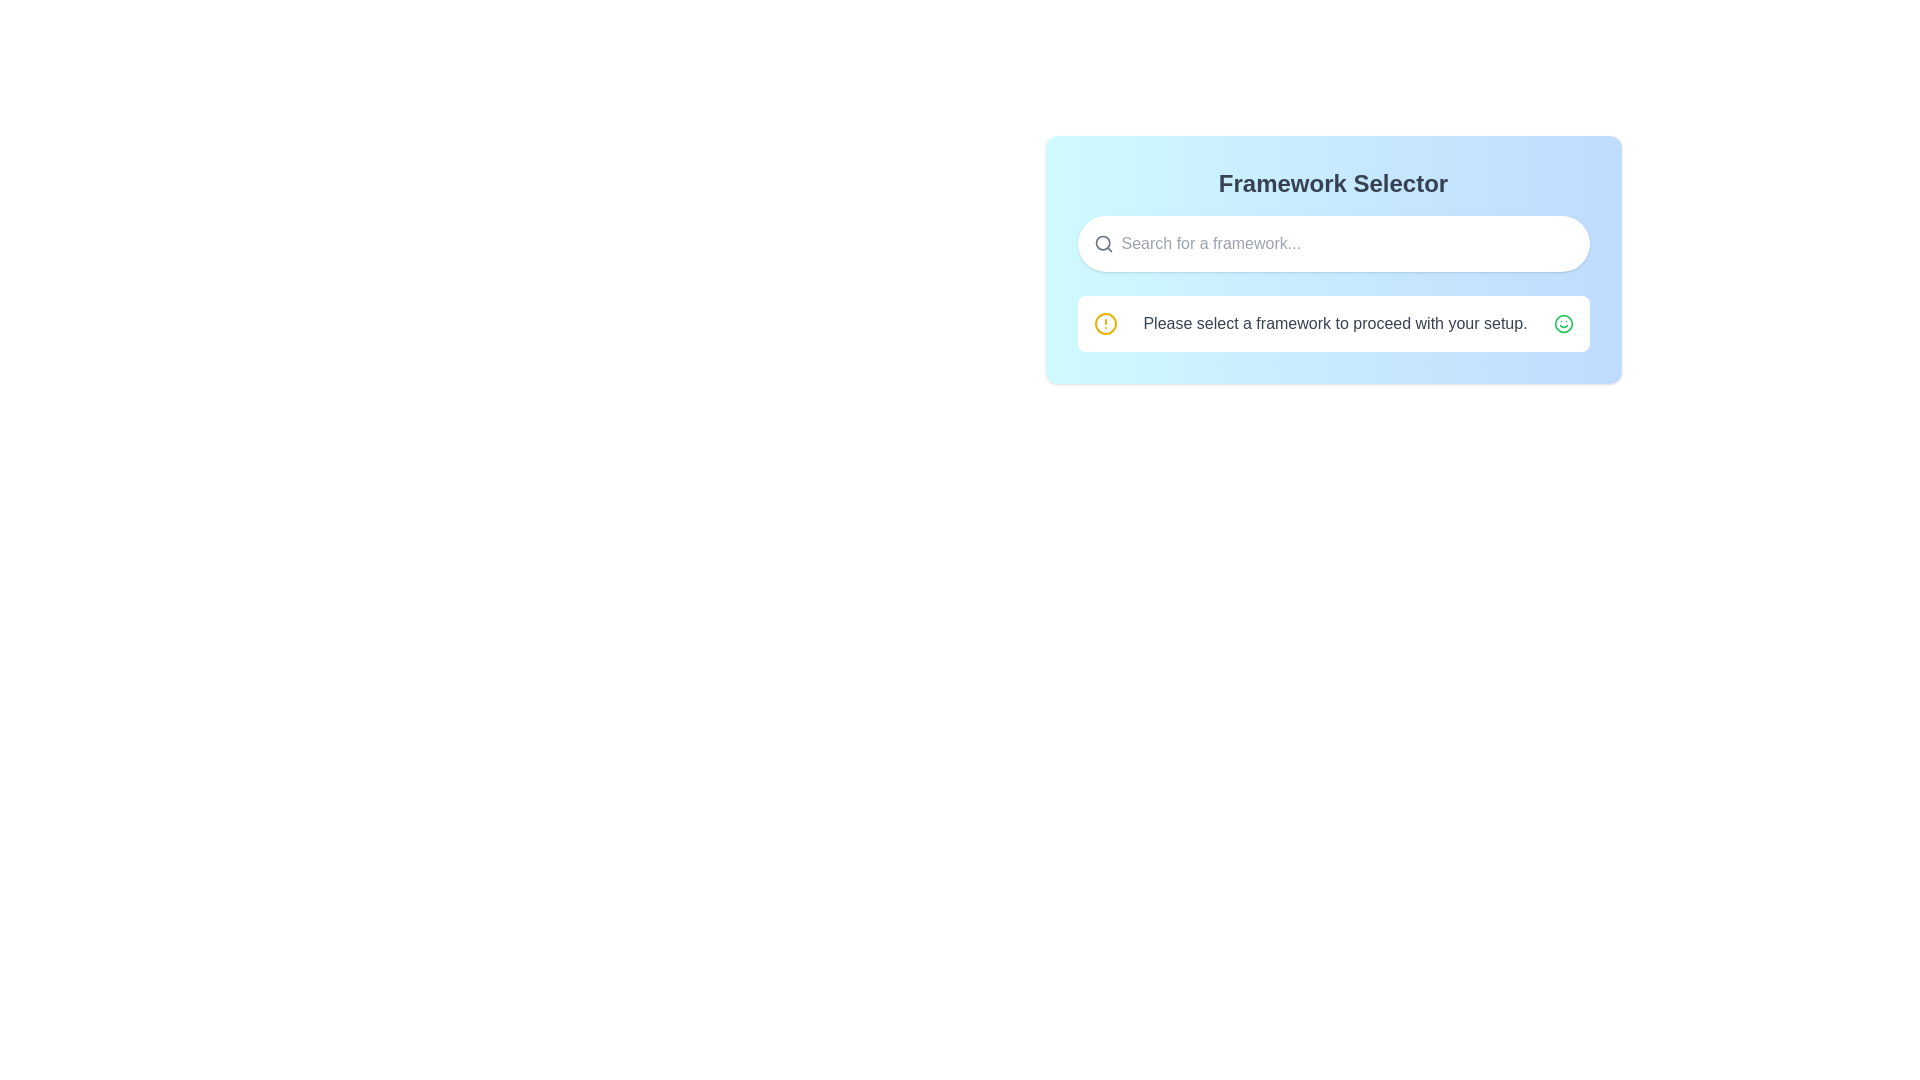 The image size is (1920, 1080). Describe the element at coordinates (1335, 323) in the screenshot. I see `instruction text that is centrally positioned between a yellow alert icon and a green smile icon in a horizontally aligned layout, below a search input field` at that location.